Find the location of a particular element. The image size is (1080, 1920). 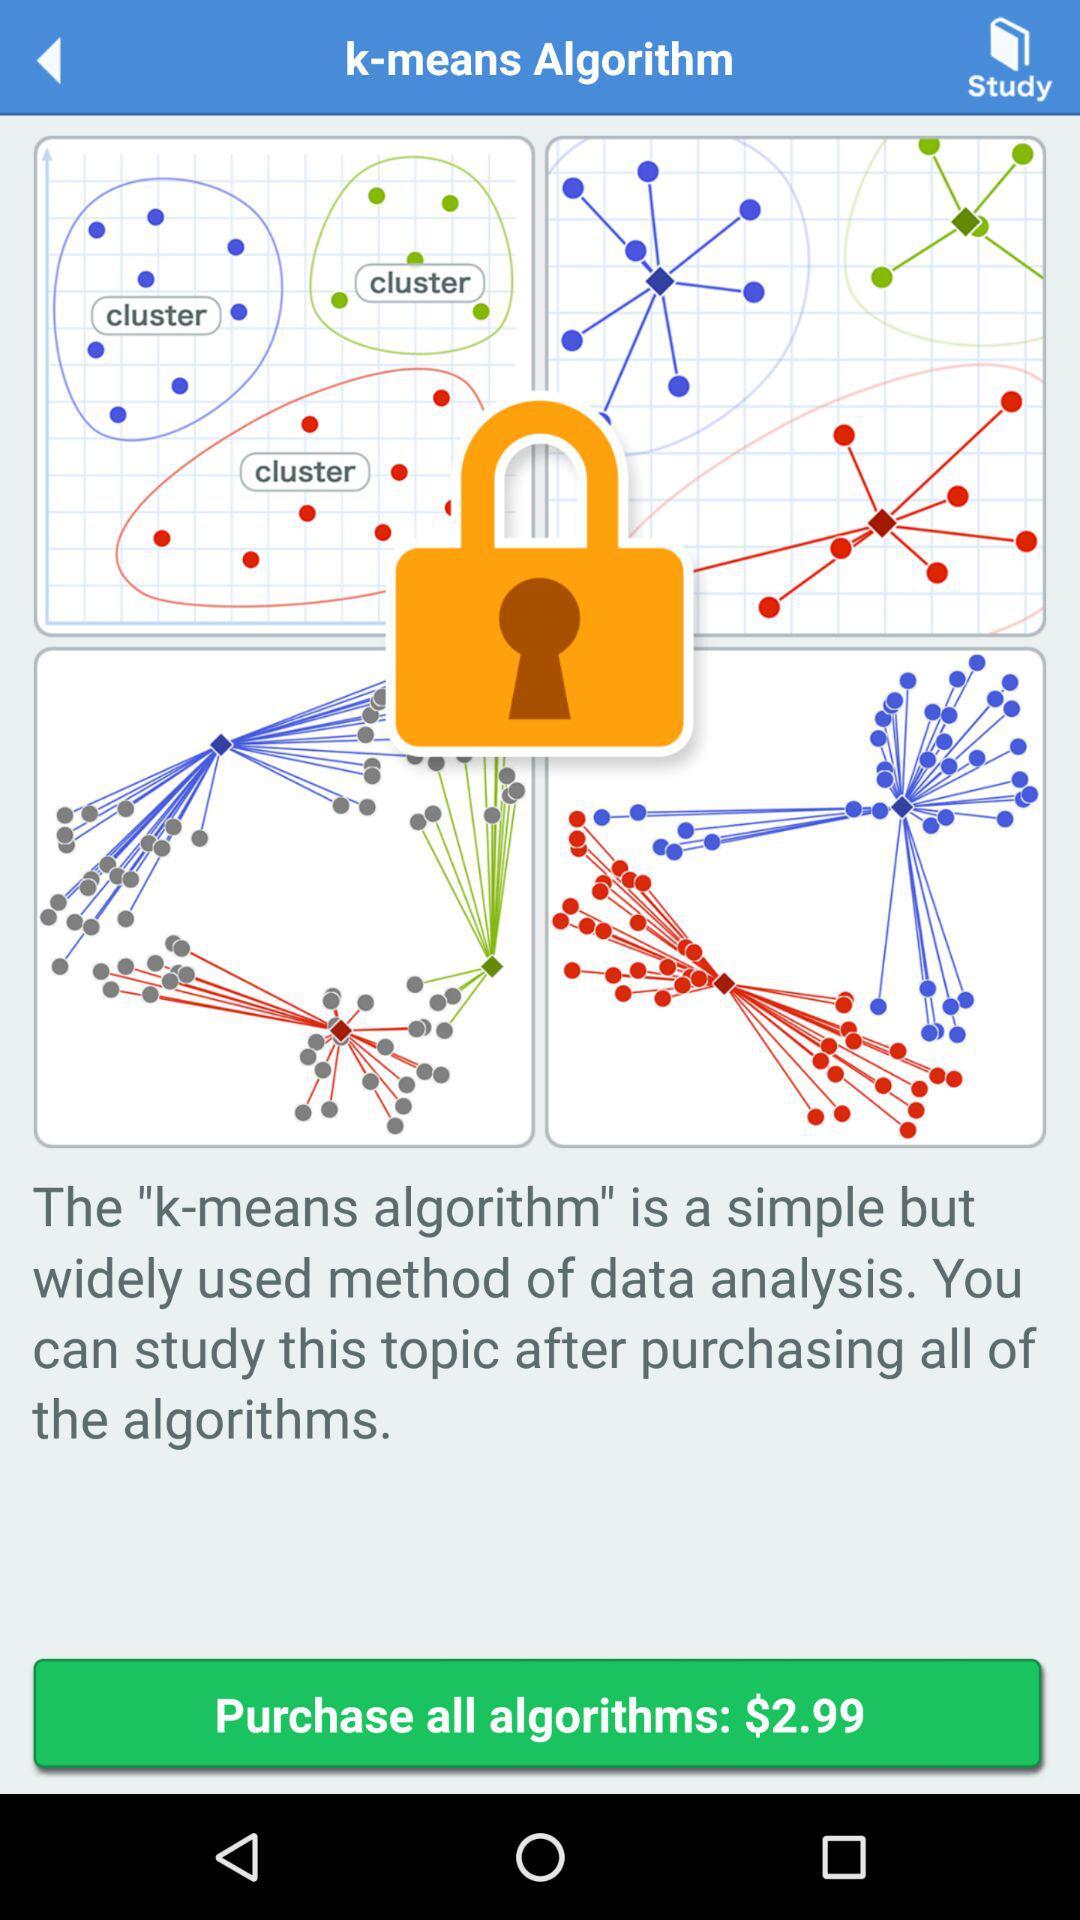

study the algorithm is located at coordinates (1010, 56).